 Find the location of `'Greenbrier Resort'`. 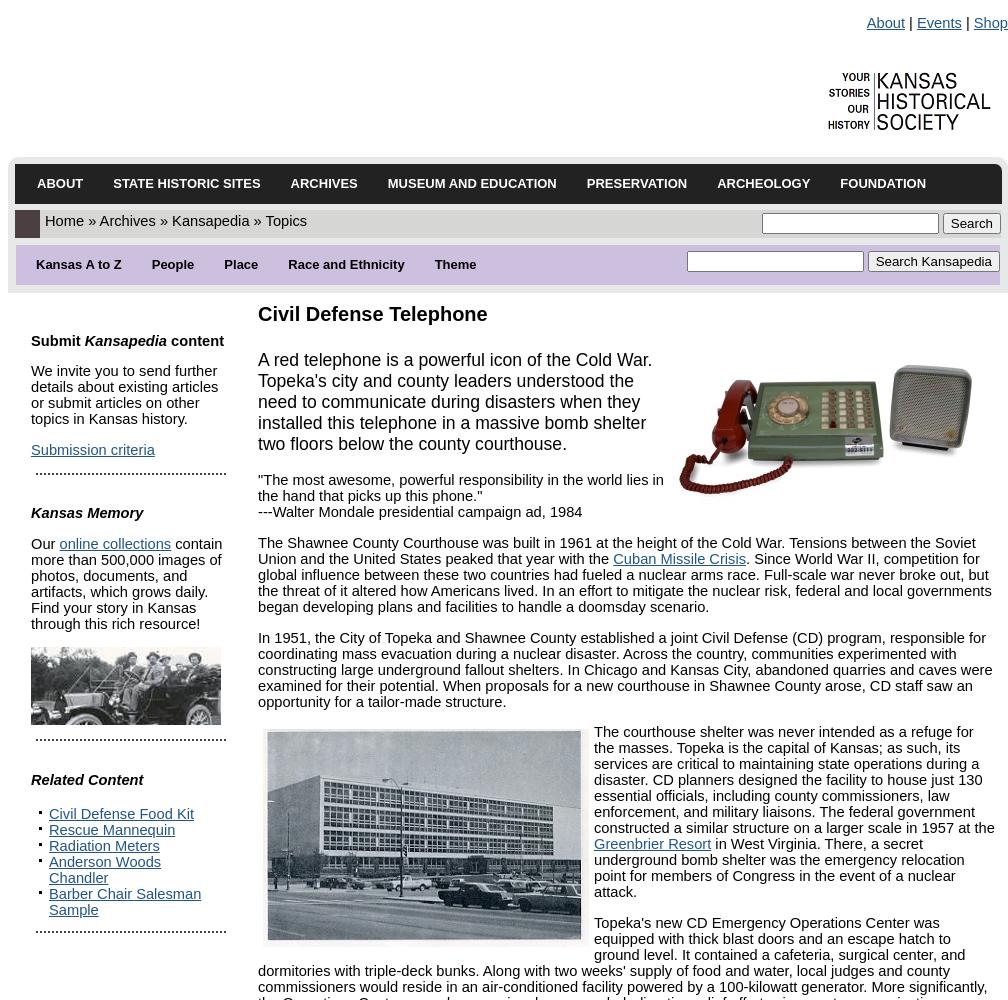

'Greenbrier Resort' is located at coordinates (652, 843).